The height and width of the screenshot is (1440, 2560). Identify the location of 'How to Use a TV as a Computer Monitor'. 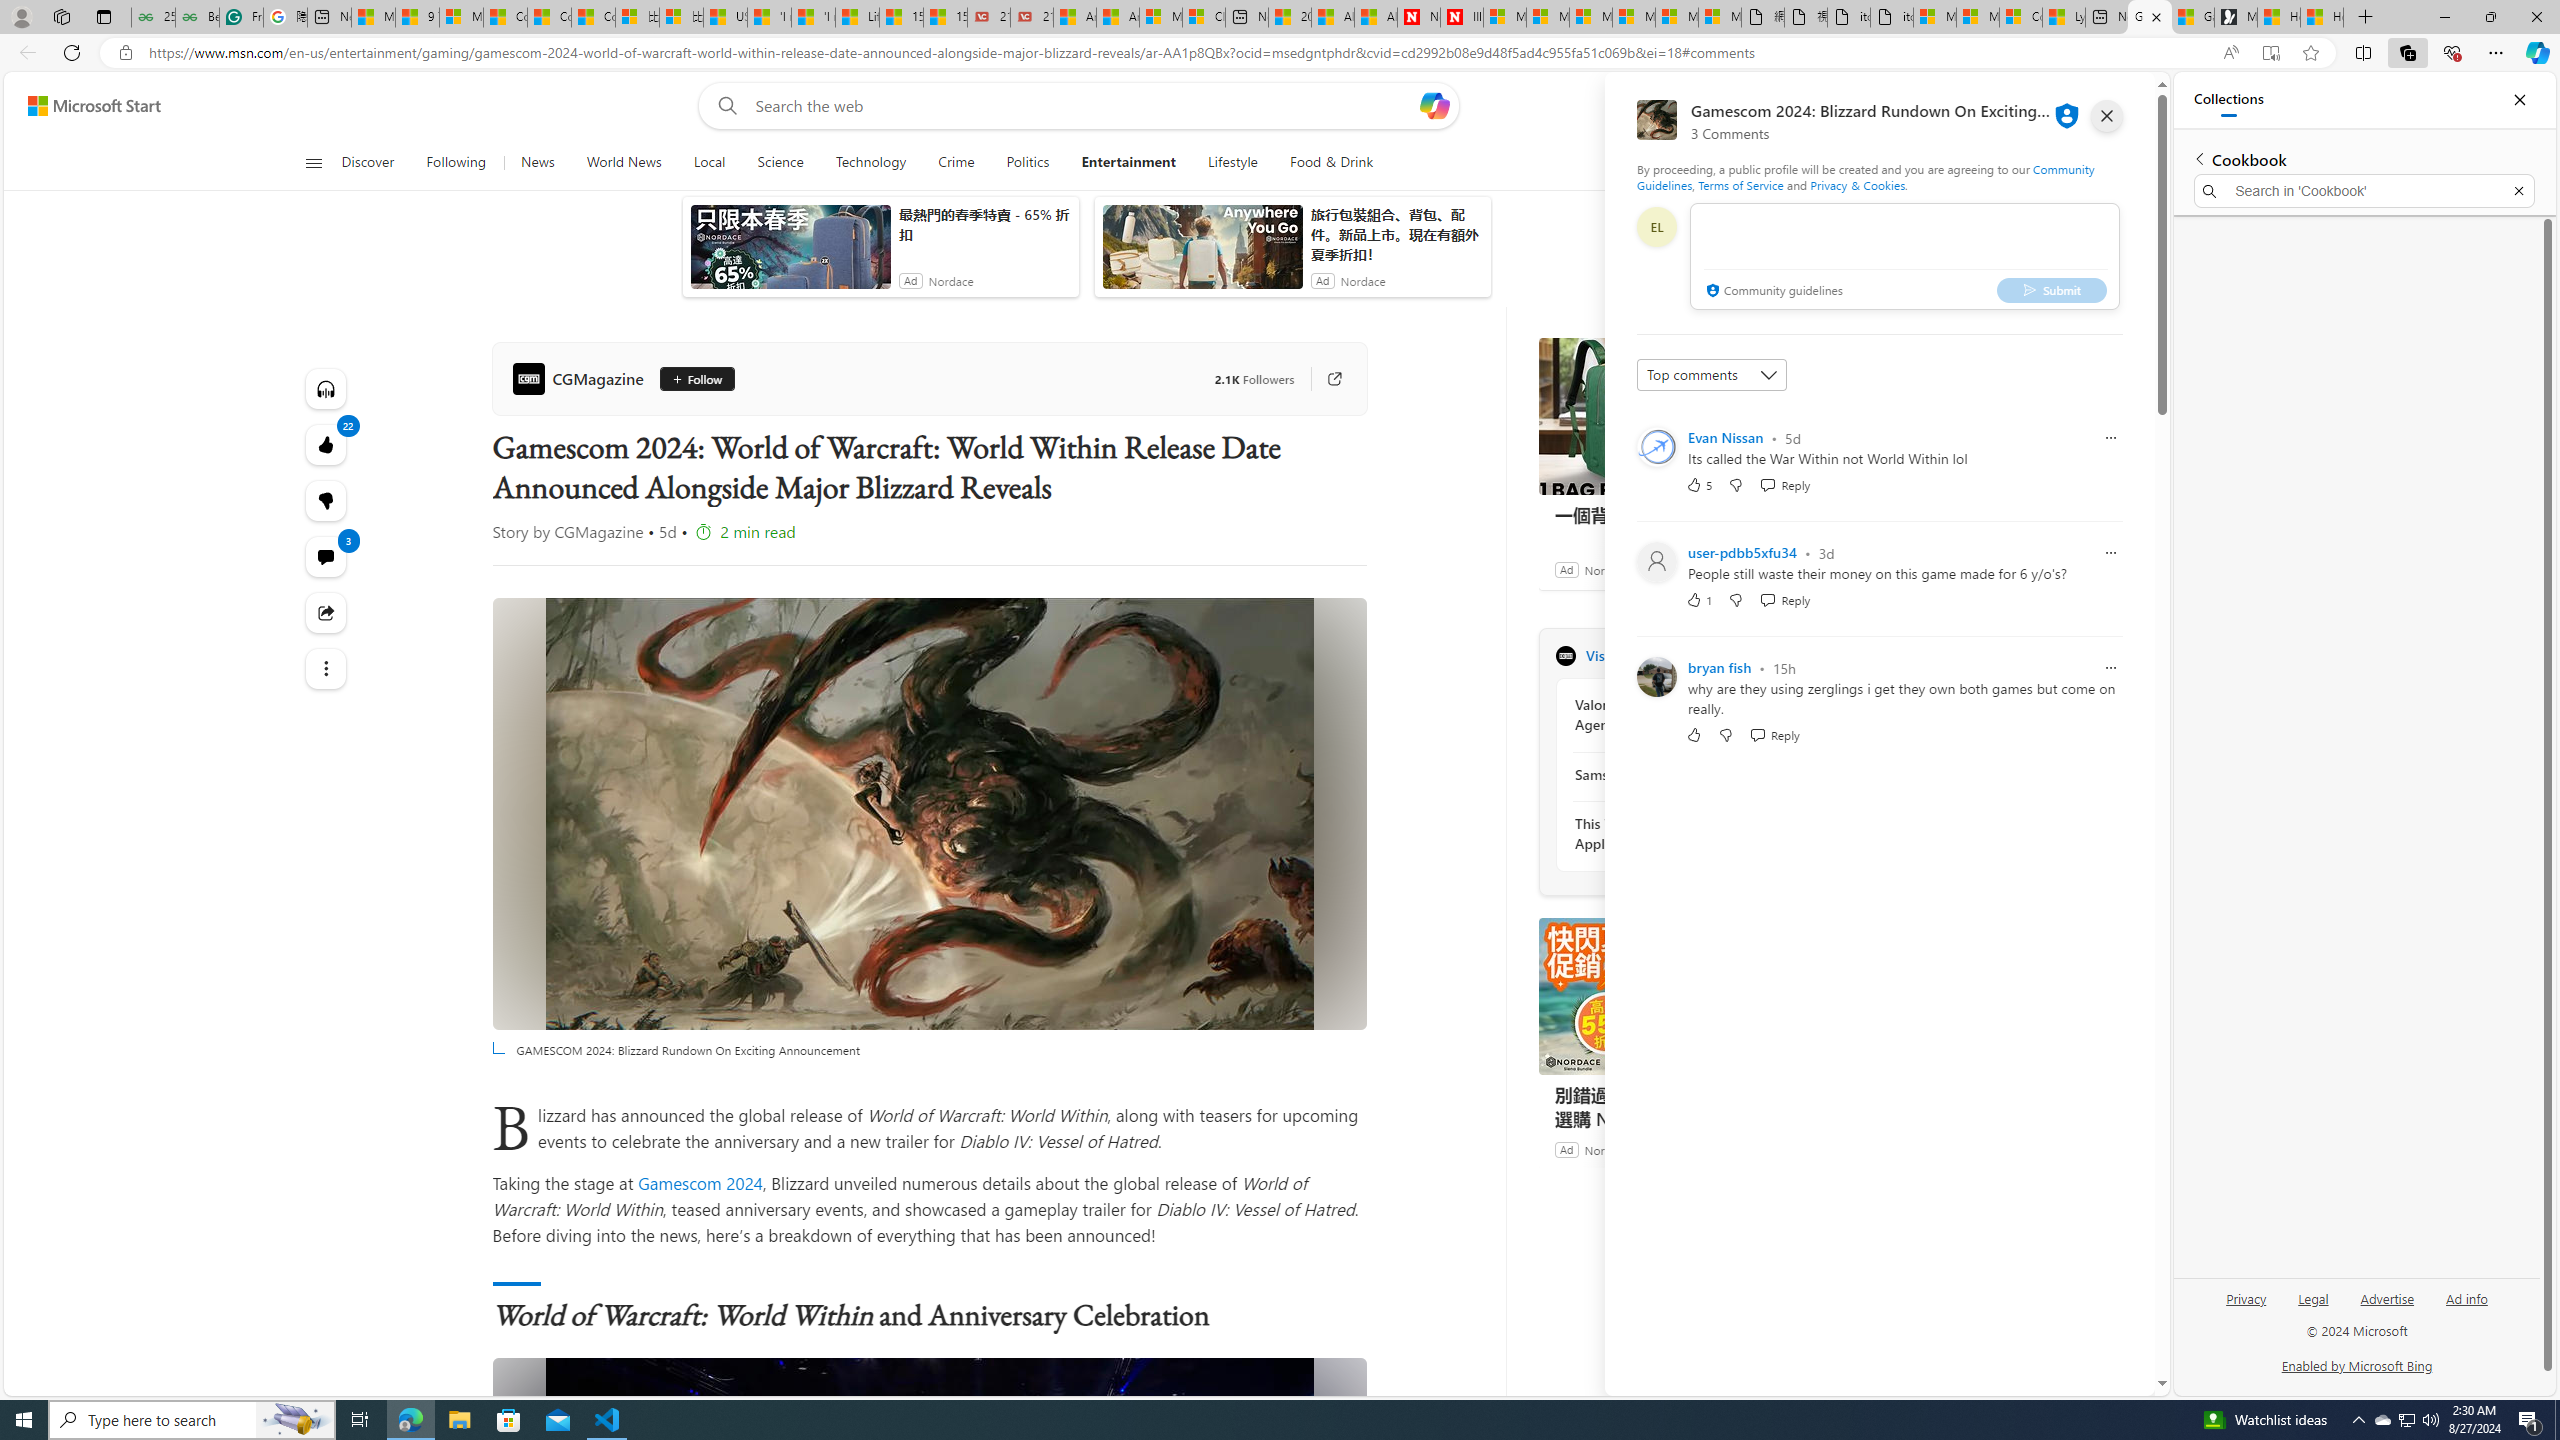
(2320, 16).